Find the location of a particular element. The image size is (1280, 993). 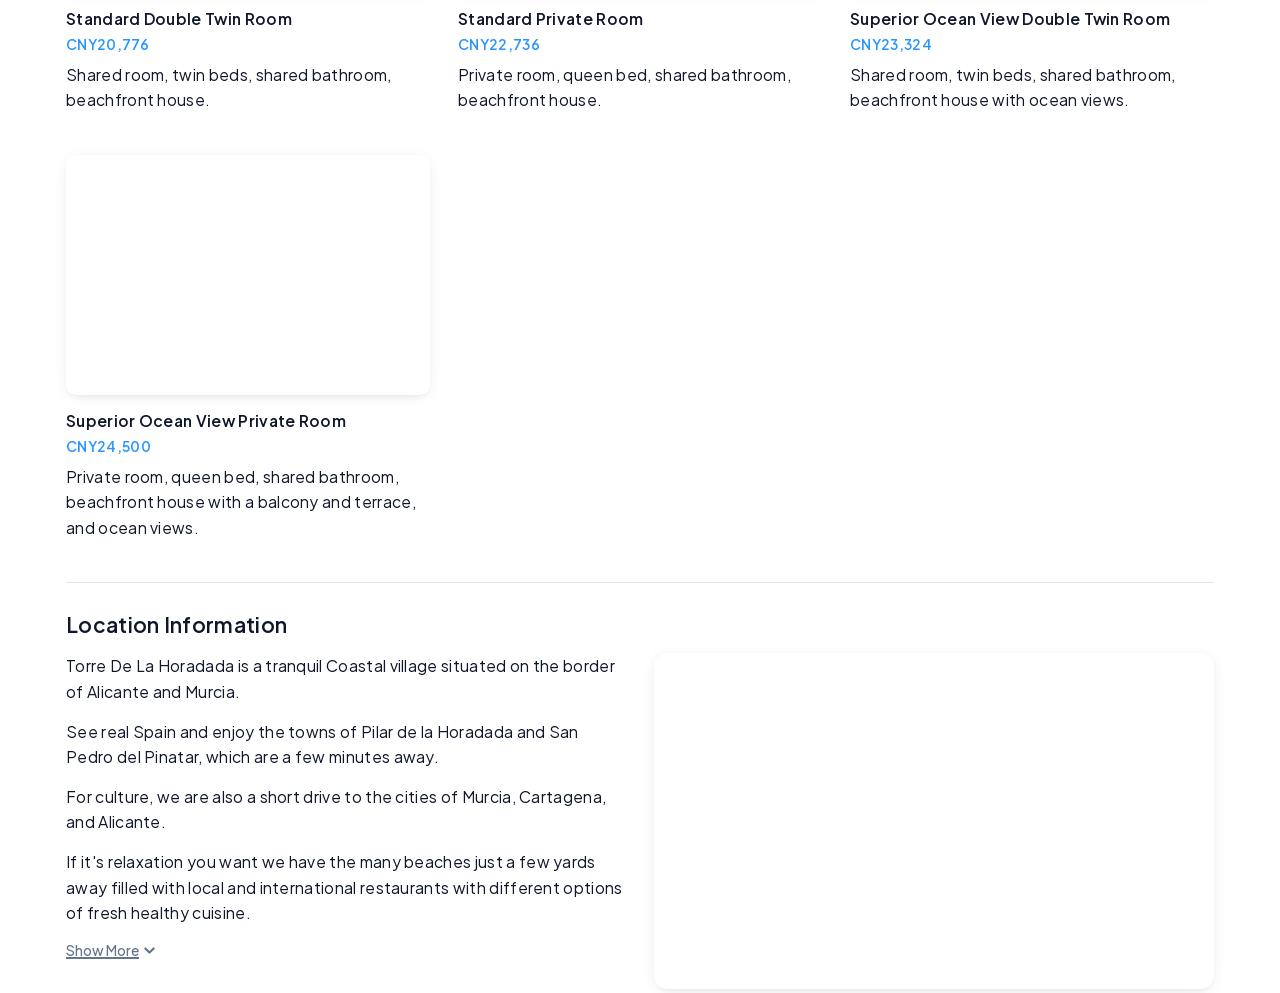

'Shared room, twin beds, shared bathroom, beachfront house.' is located at coordinates (228, 85).